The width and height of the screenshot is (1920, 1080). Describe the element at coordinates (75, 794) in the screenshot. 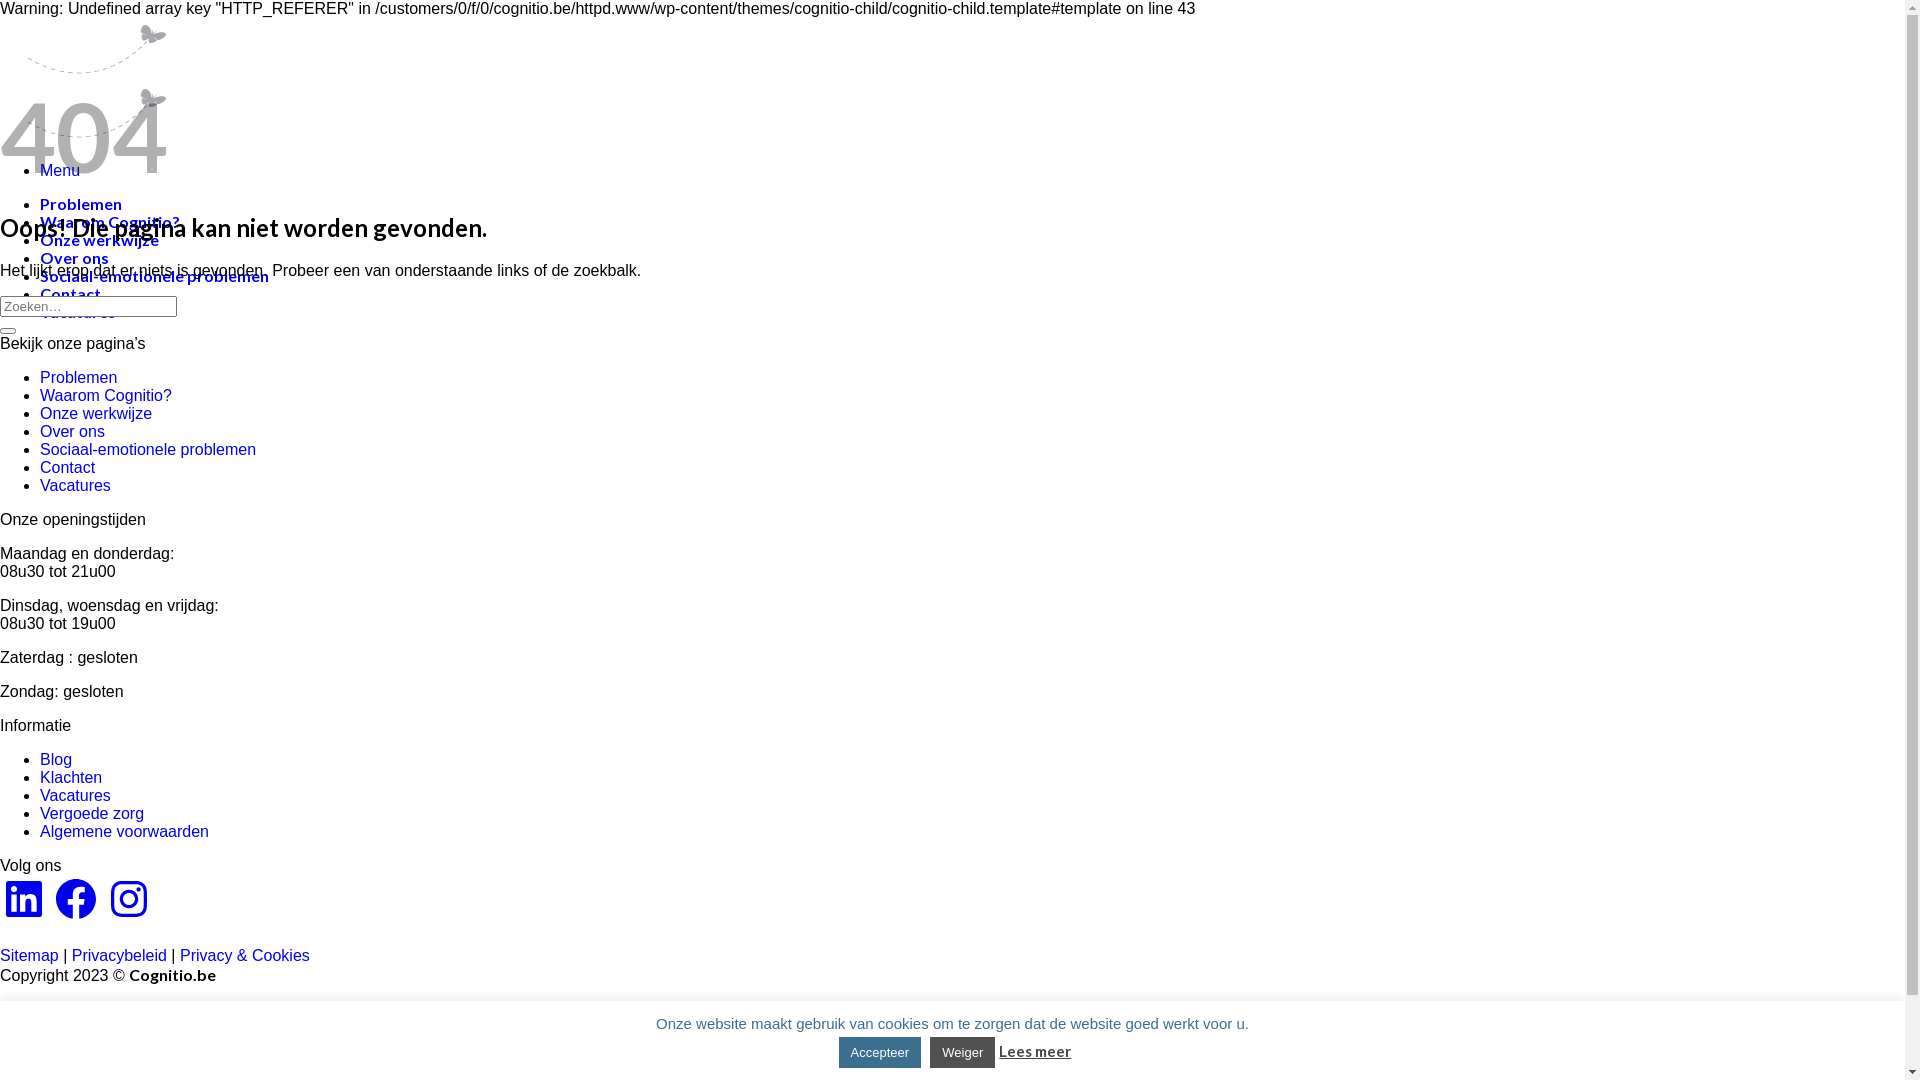

I see `'Vacatures'` at that location.